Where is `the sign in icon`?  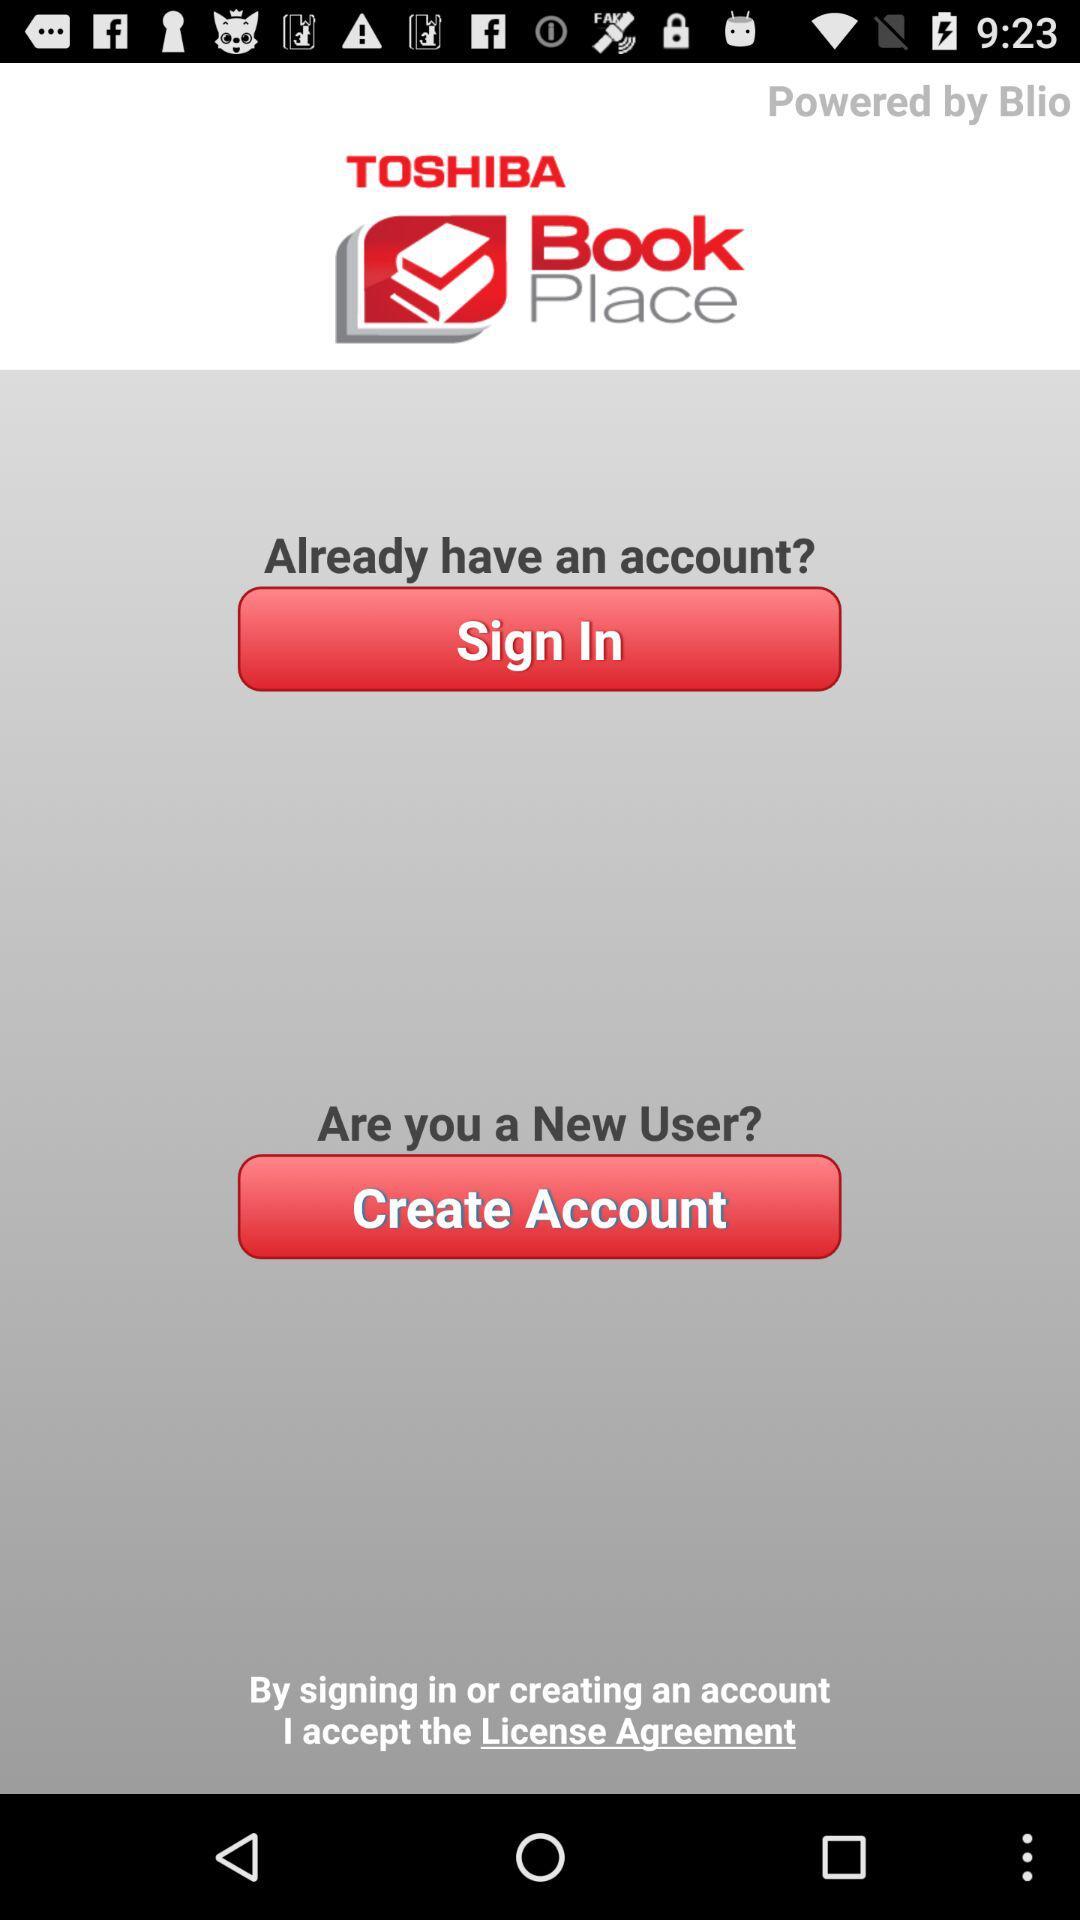 the sign in icon is located at coordinates (538, 637).